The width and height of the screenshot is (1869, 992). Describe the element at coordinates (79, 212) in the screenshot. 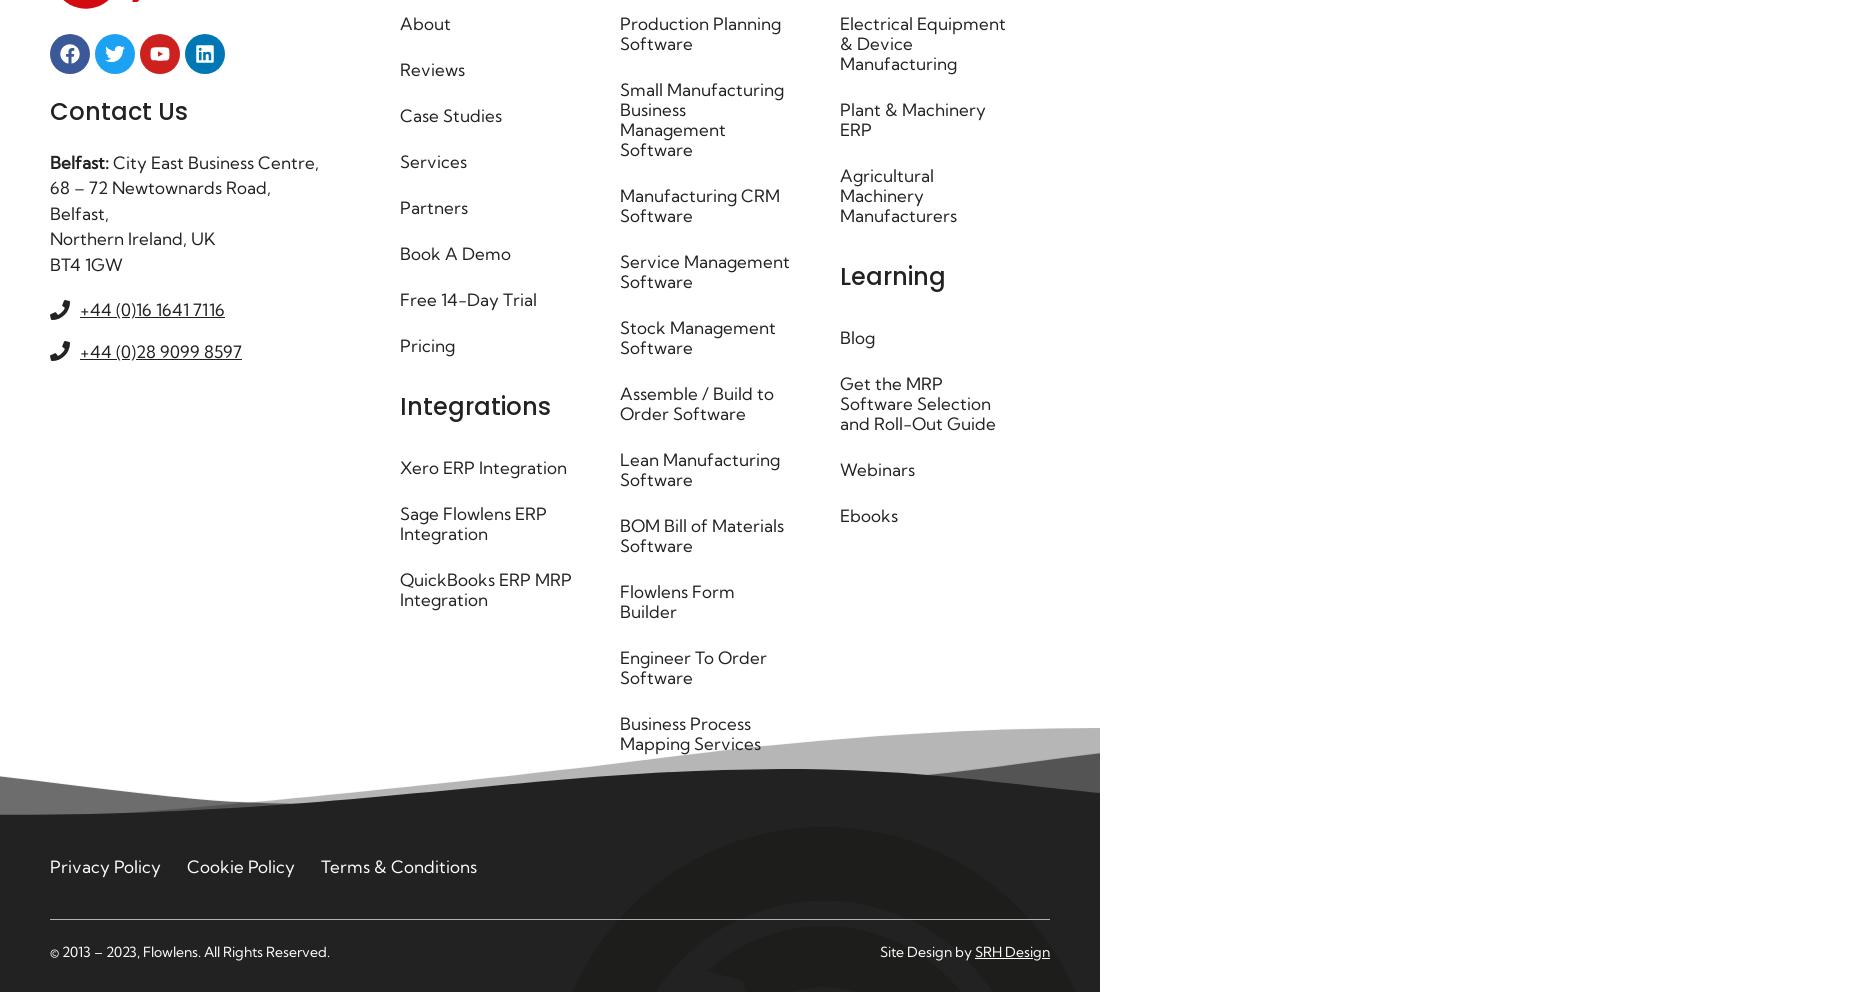

I see `'Belfast,'` at that location.